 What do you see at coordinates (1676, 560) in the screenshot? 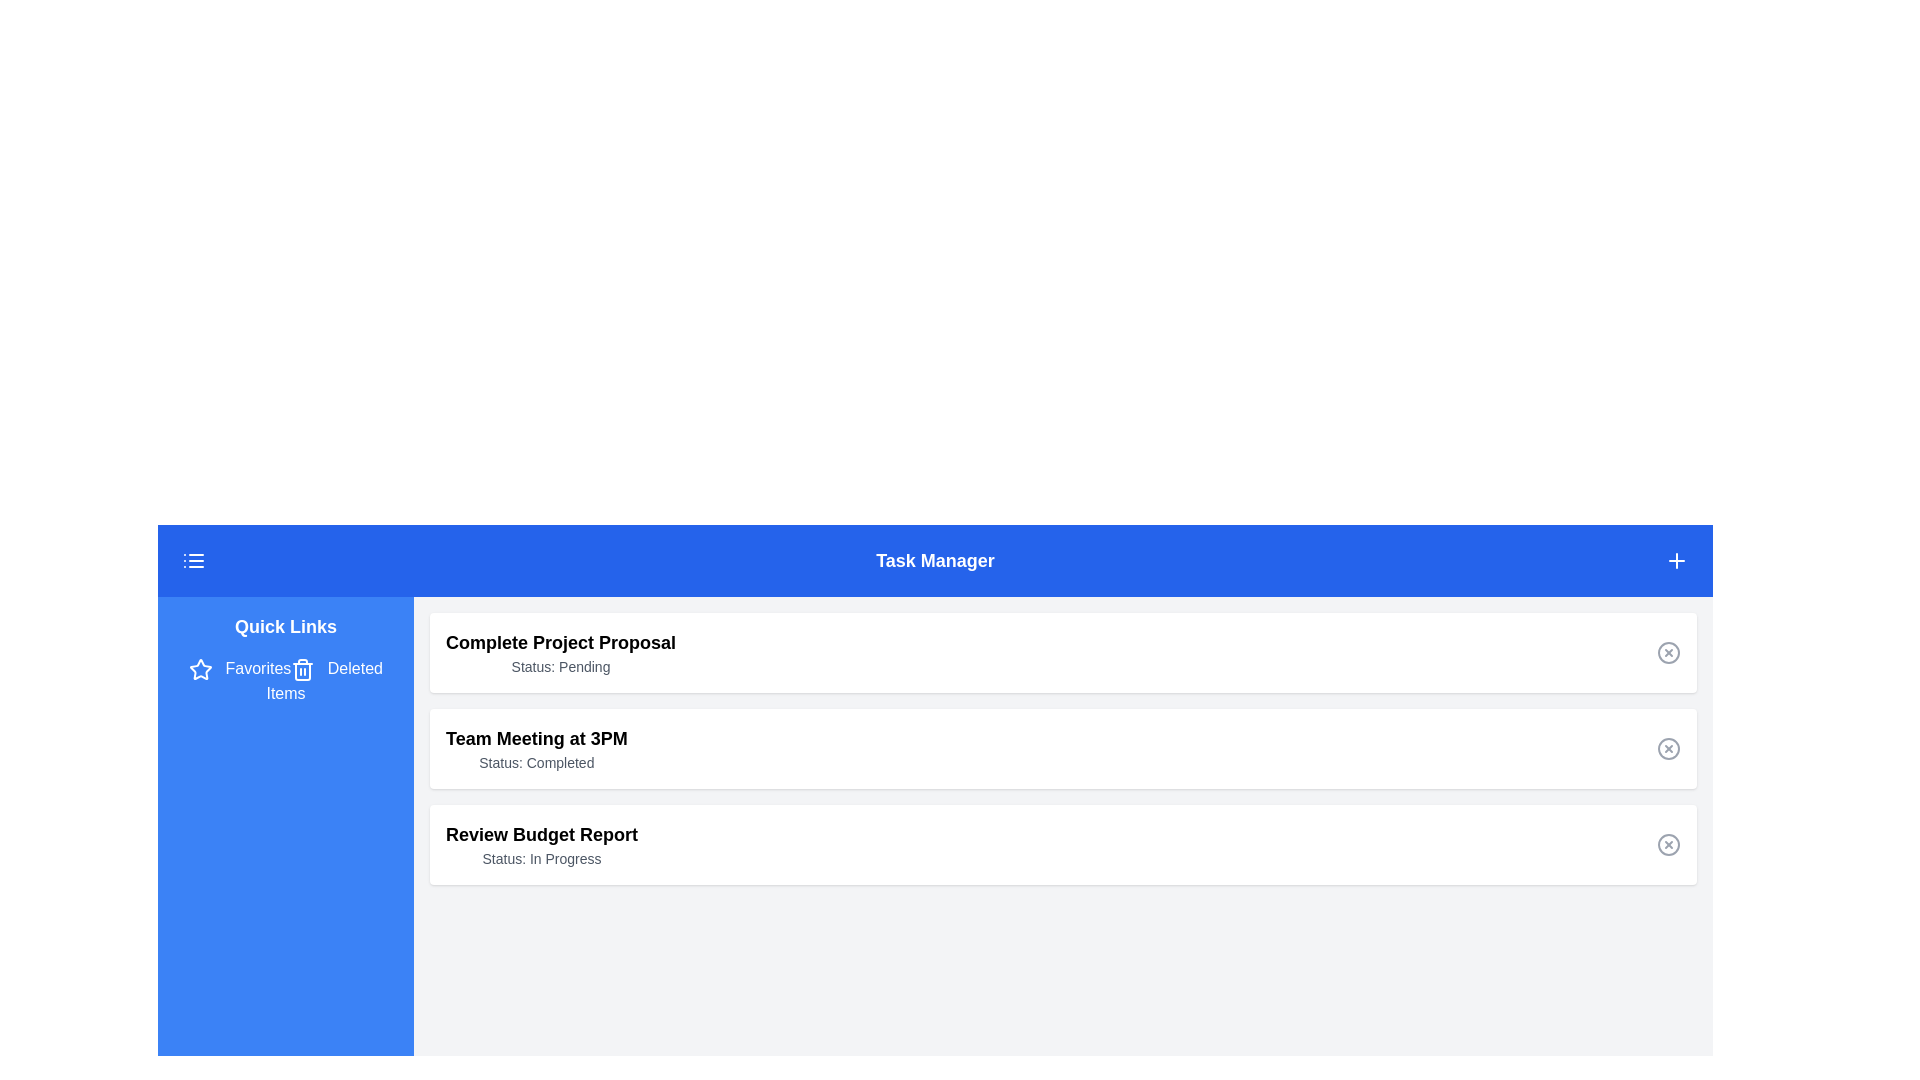
I see `the plus icon button on the far-right side of the top blue header bar titled 'Task Manager' to potentially reveal additional information or a tooltip` at bounding box center [1676, 560].